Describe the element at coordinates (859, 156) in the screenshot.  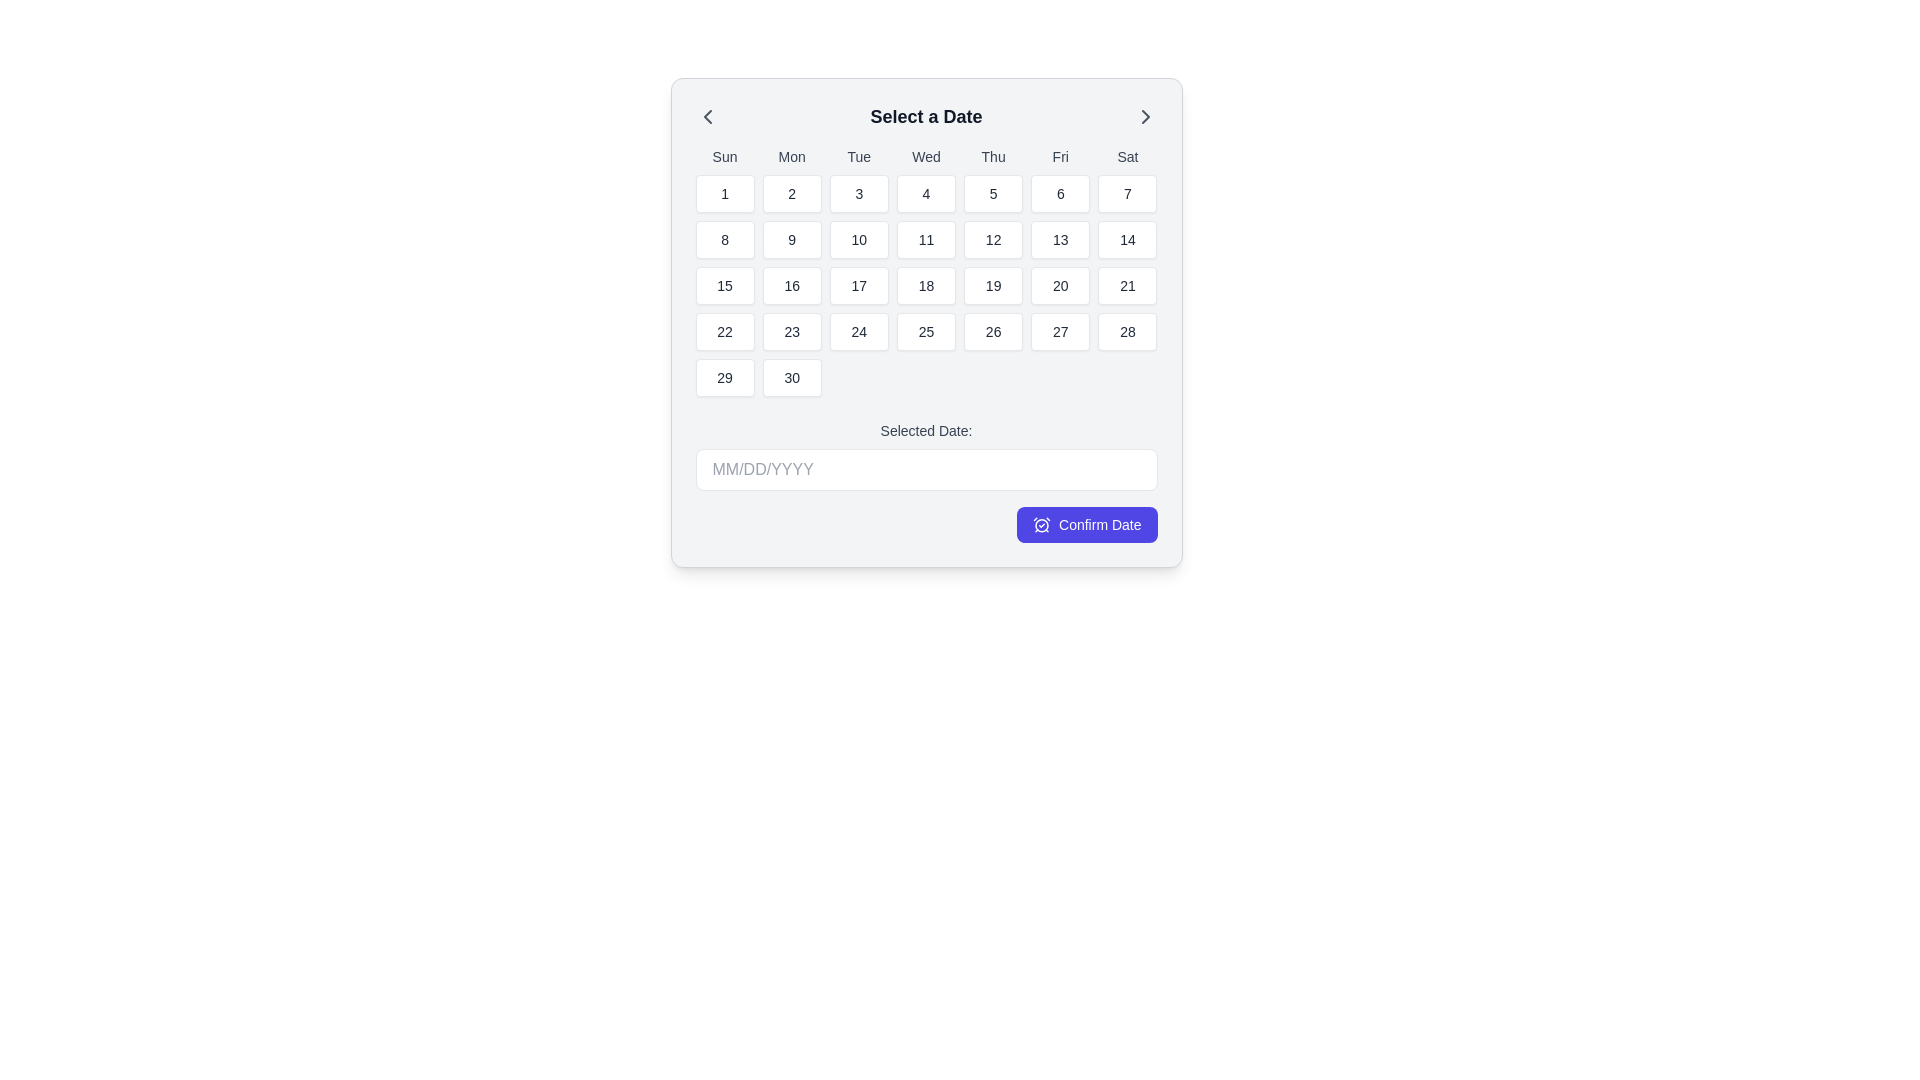
I see `the text label displaying 'Tue', which represents Tuesday in the calendar header row` at that location.